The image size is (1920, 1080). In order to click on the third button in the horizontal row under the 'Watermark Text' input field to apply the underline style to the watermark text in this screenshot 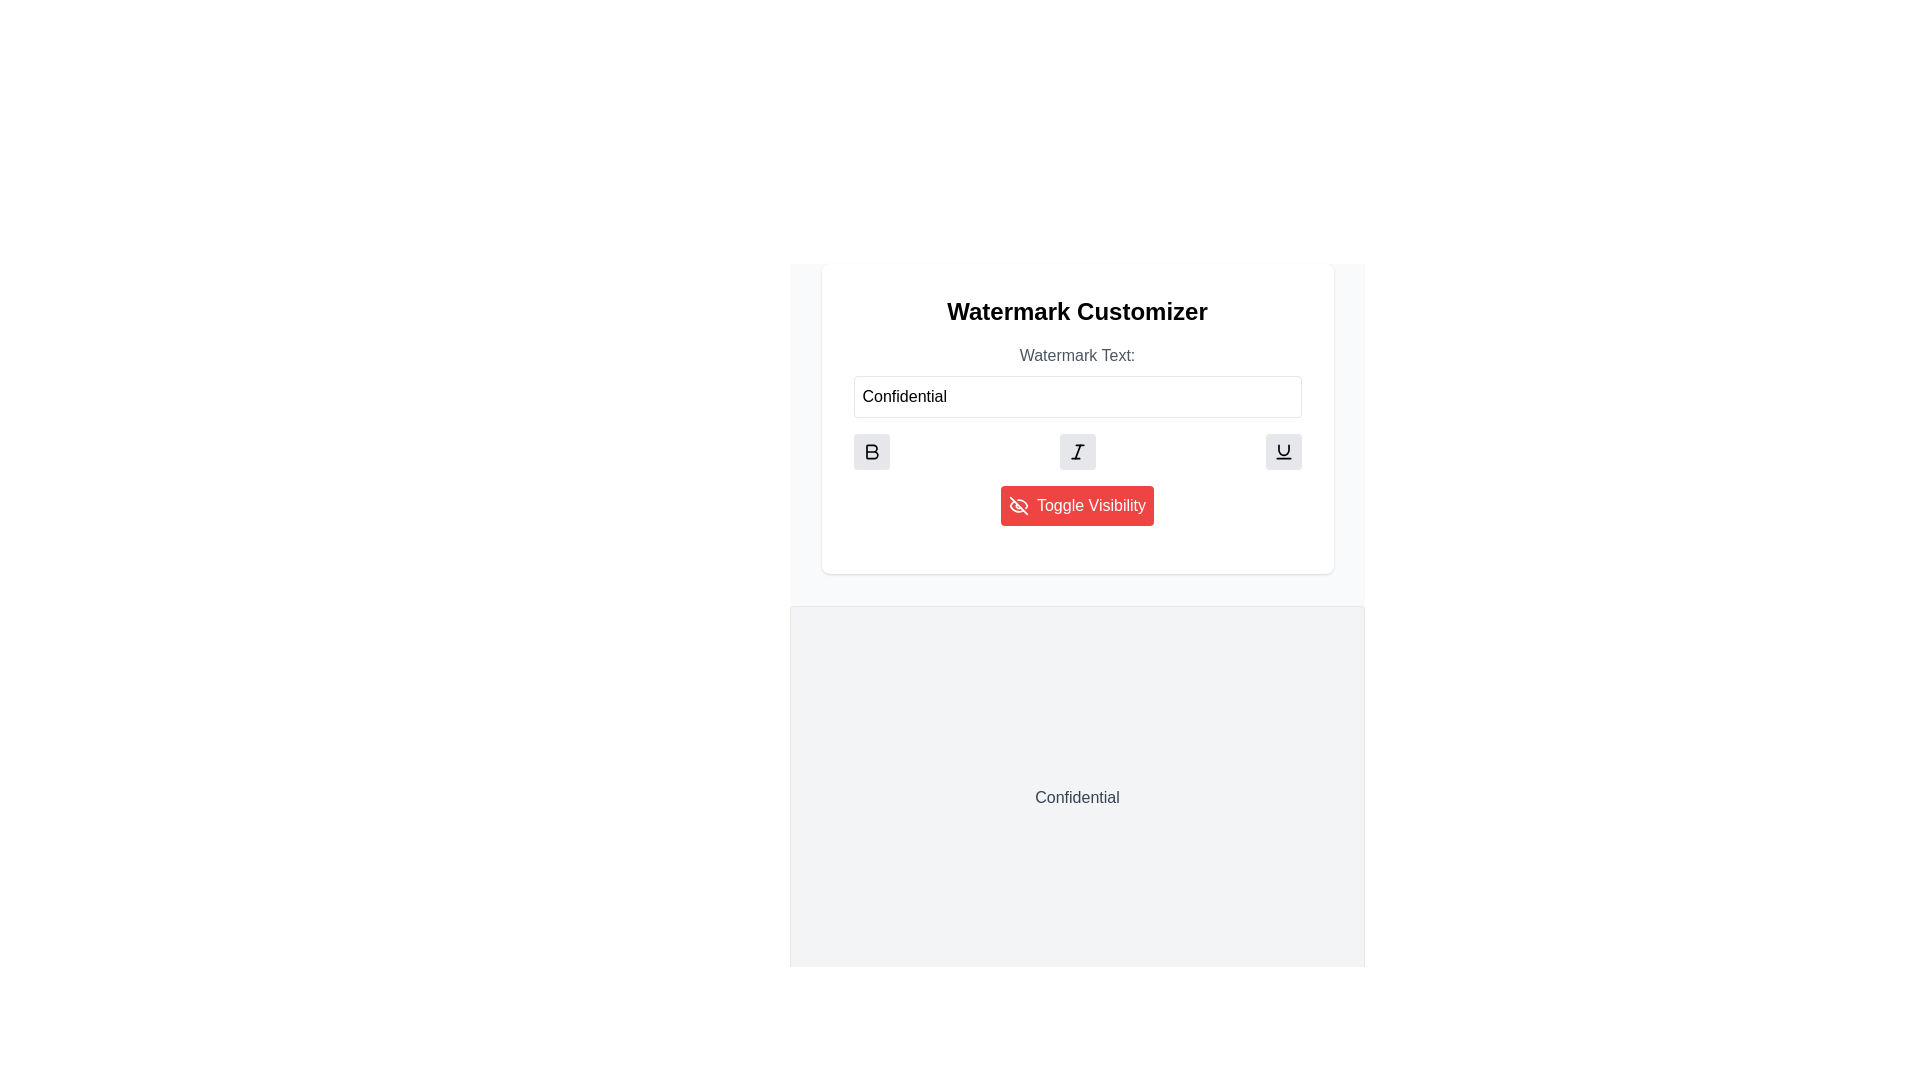, I will do `click(1283, 451)`.